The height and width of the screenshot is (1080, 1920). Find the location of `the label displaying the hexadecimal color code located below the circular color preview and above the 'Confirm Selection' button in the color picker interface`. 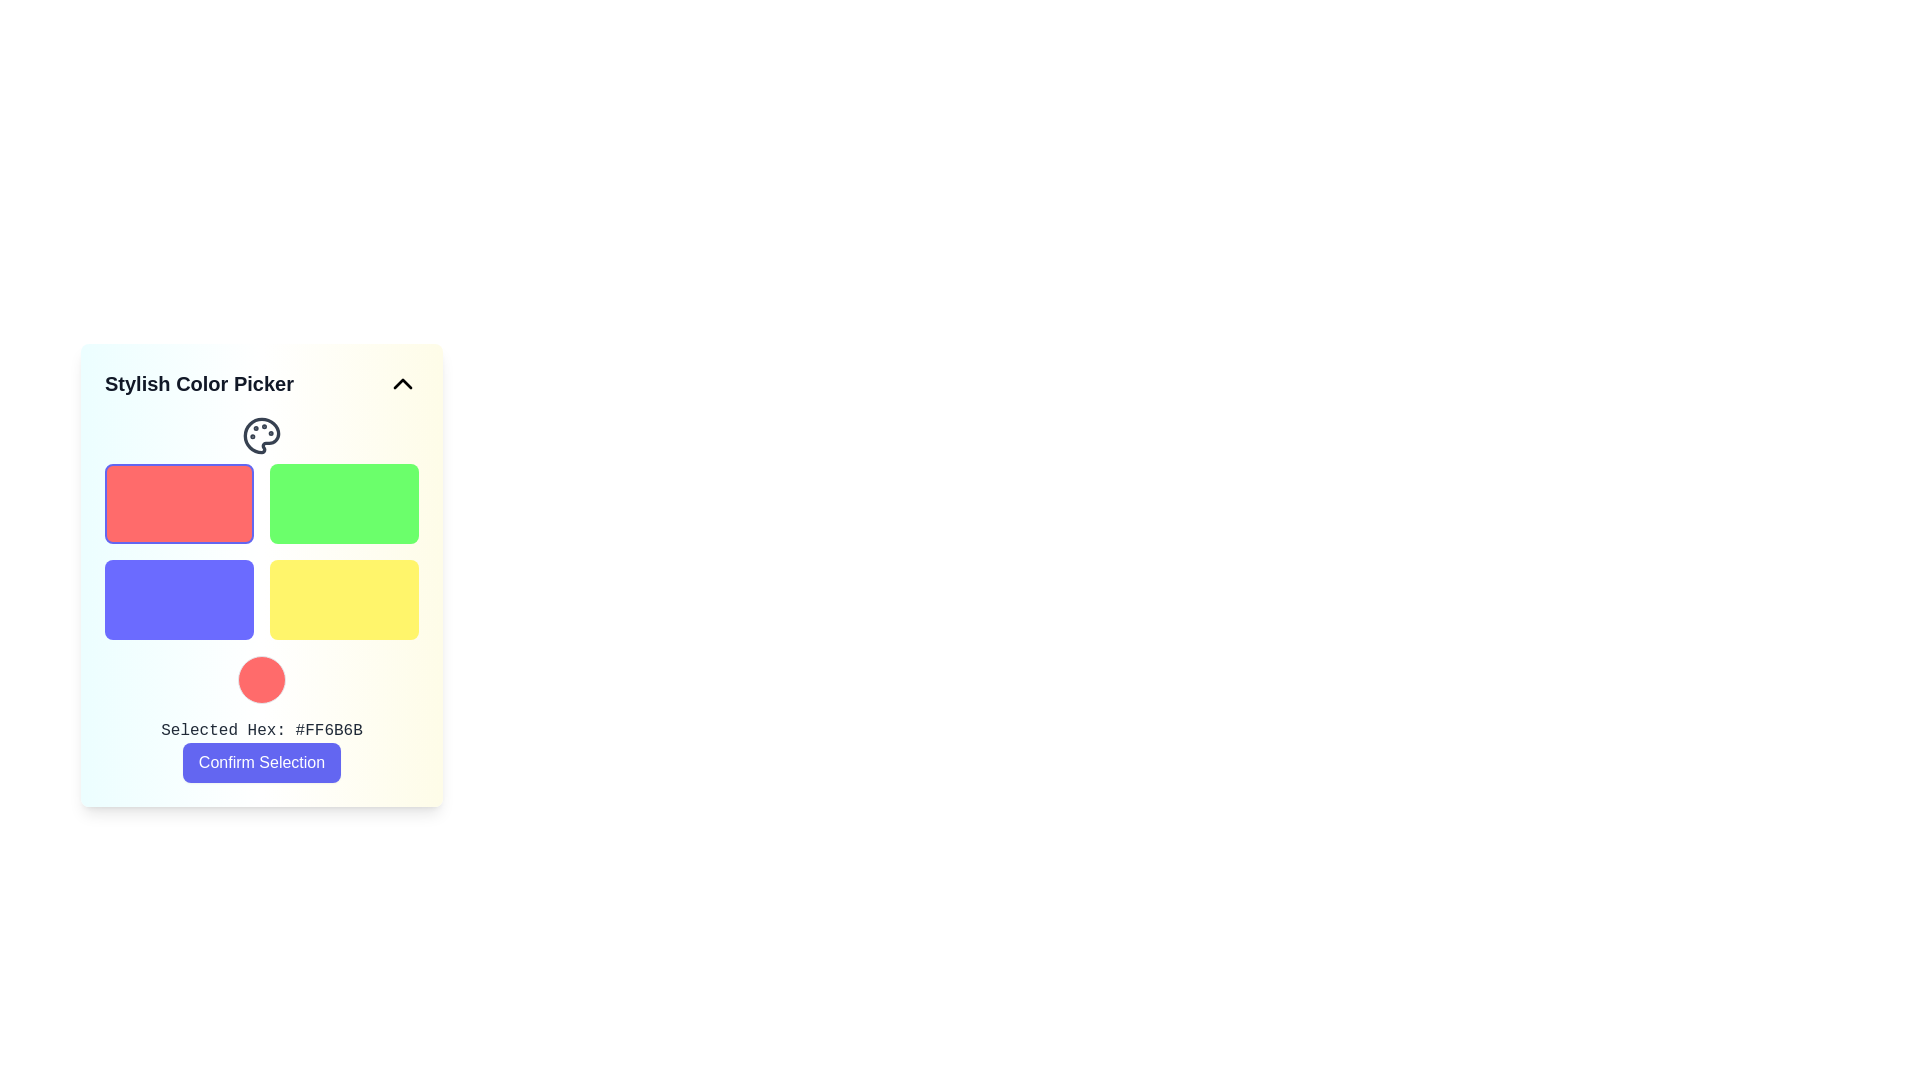

the label displaying the hexadecimal color code located below the circular color preview and above the 'Confirm Selection' button in the color picker interface is located at coordinates (261, 731).